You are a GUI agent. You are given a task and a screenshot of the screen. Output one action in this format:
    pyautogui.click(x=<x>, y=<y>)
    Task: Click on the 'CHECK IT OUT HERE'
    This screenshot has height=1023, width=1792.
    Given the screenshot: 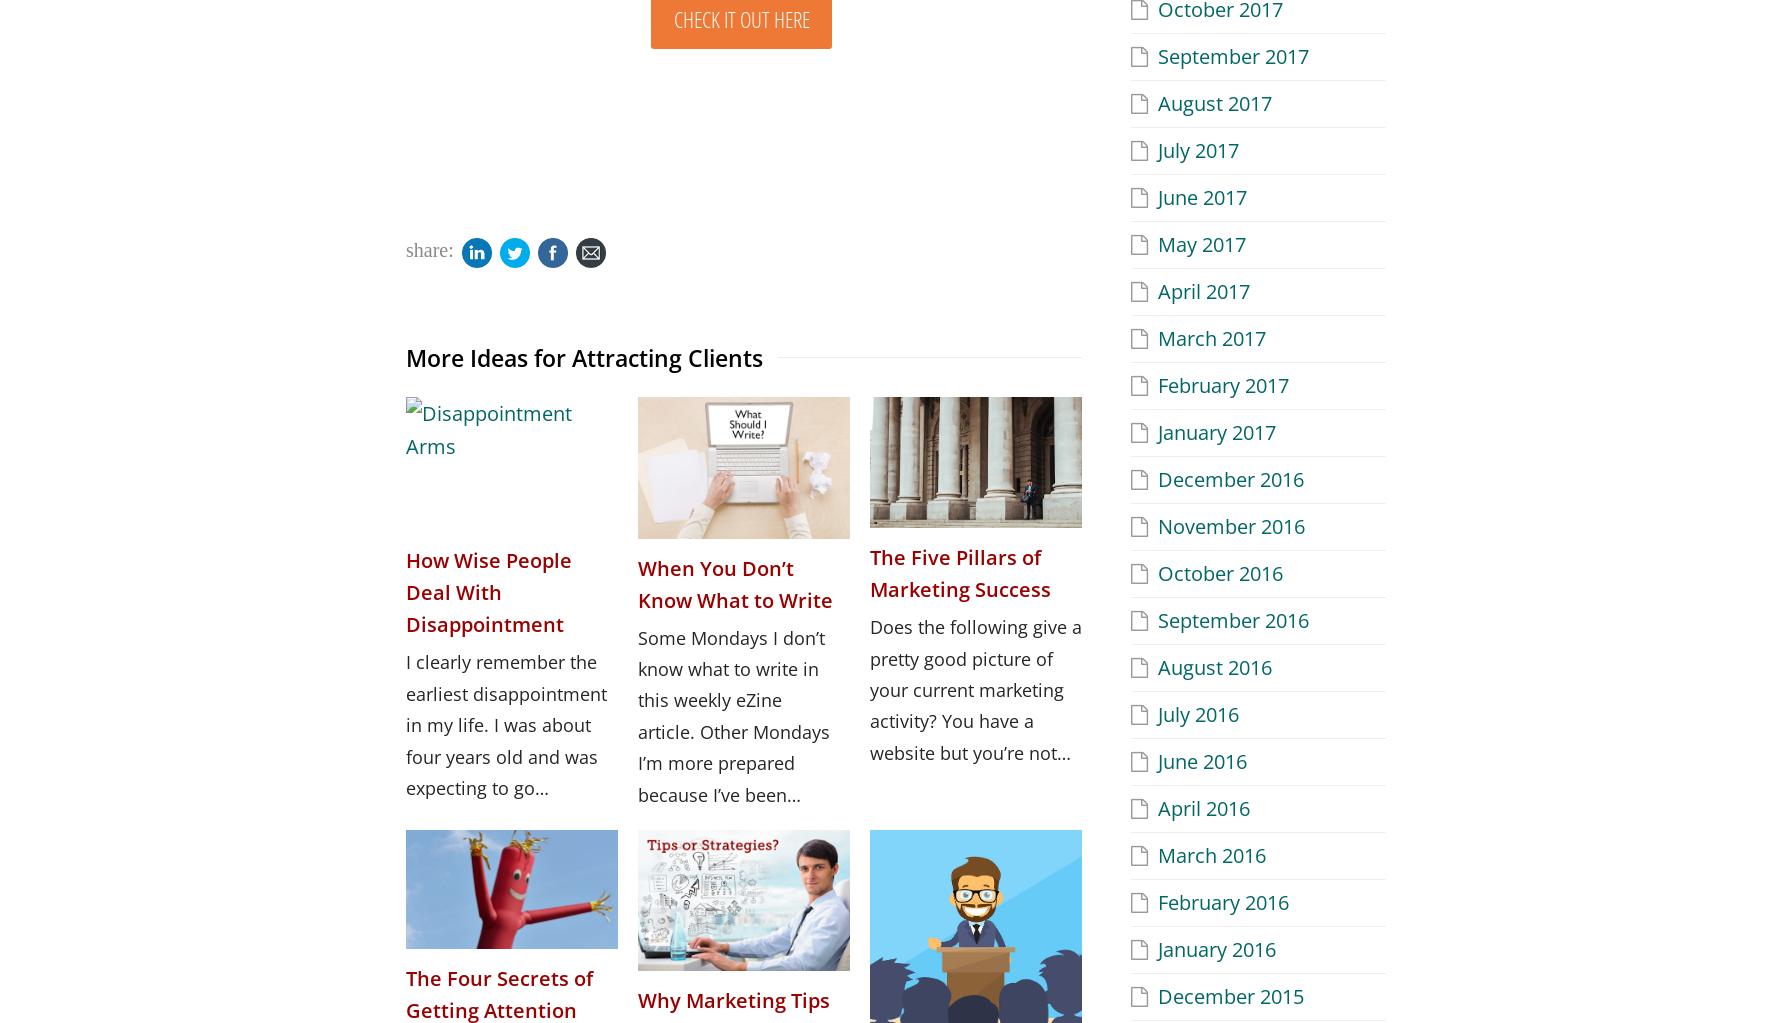 What is the action you would take?
    pyautogui.click(x=740, y=19)
    